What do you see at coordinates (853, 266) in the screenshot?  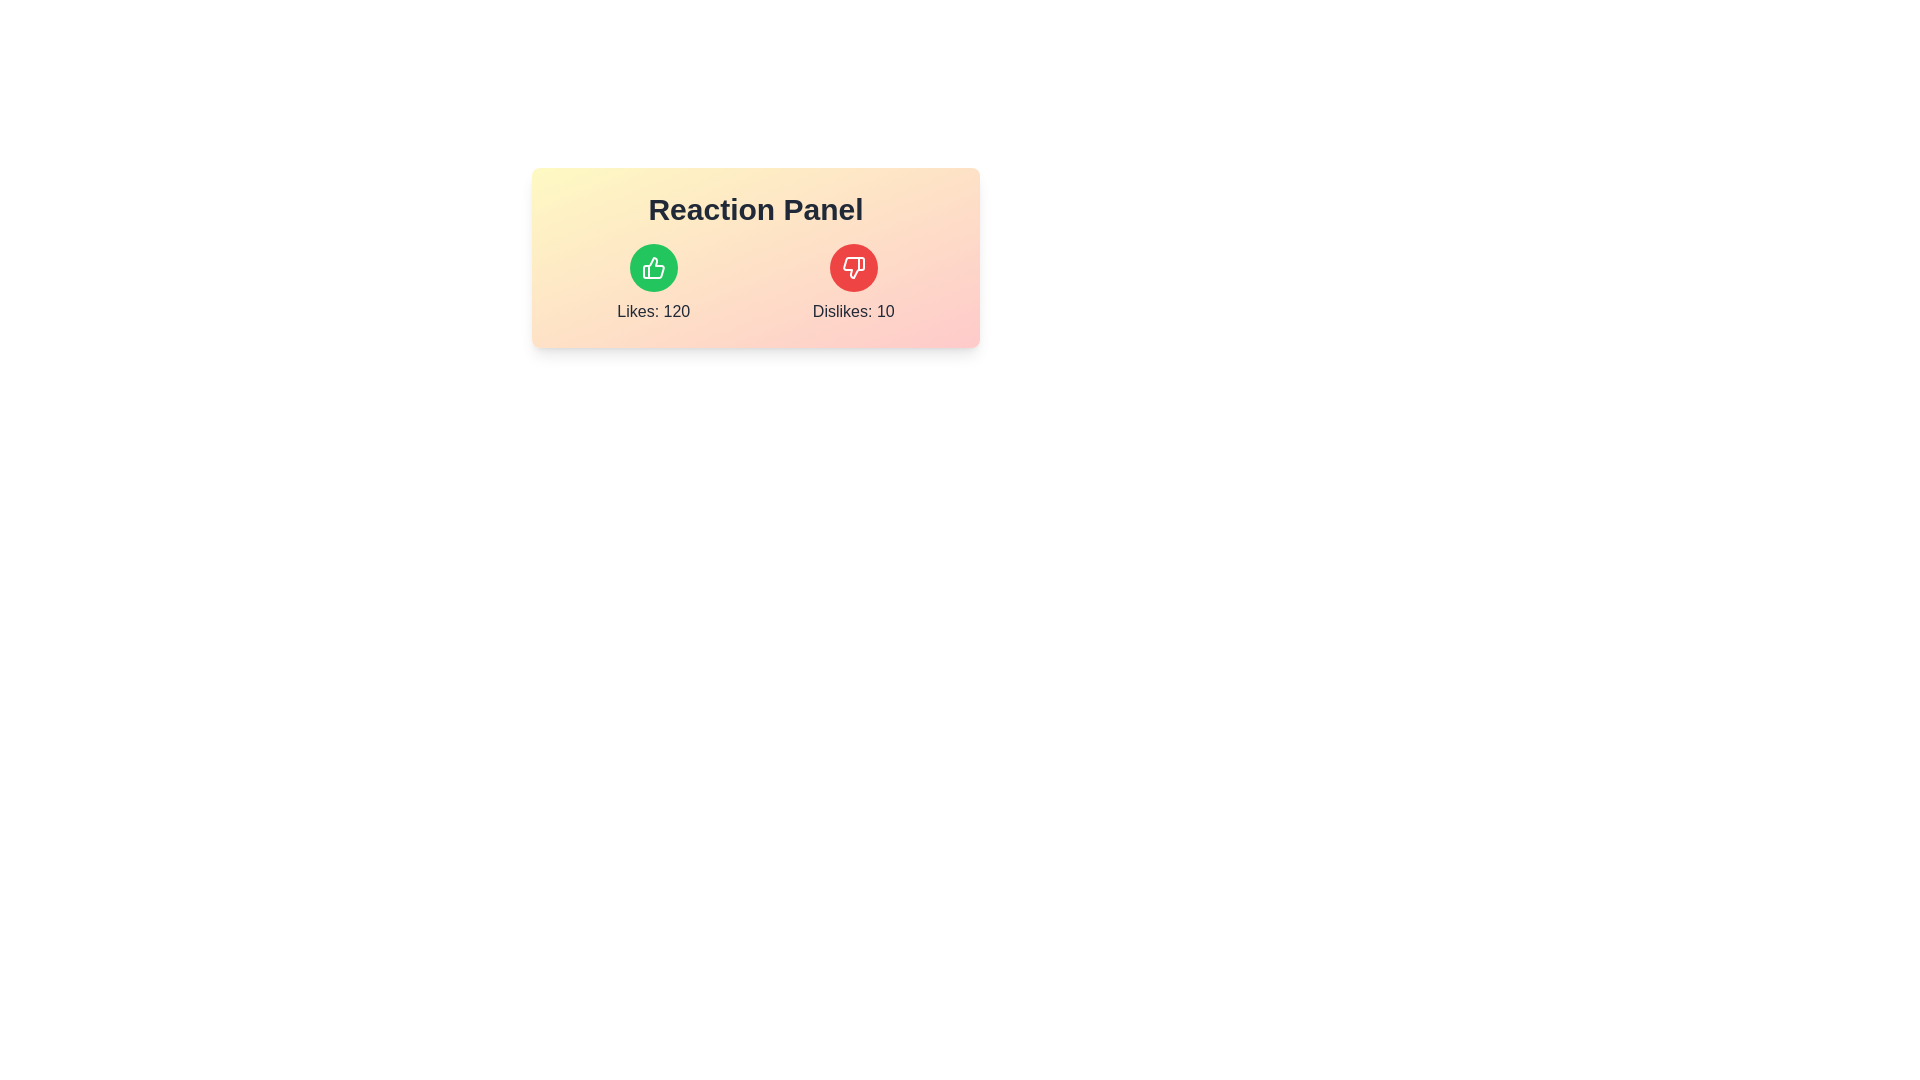 I see `the dislike icon located within a rounded red background on the right side of the 'Reaction Panel' component to express a dislike` at bounding box center [853, 266].